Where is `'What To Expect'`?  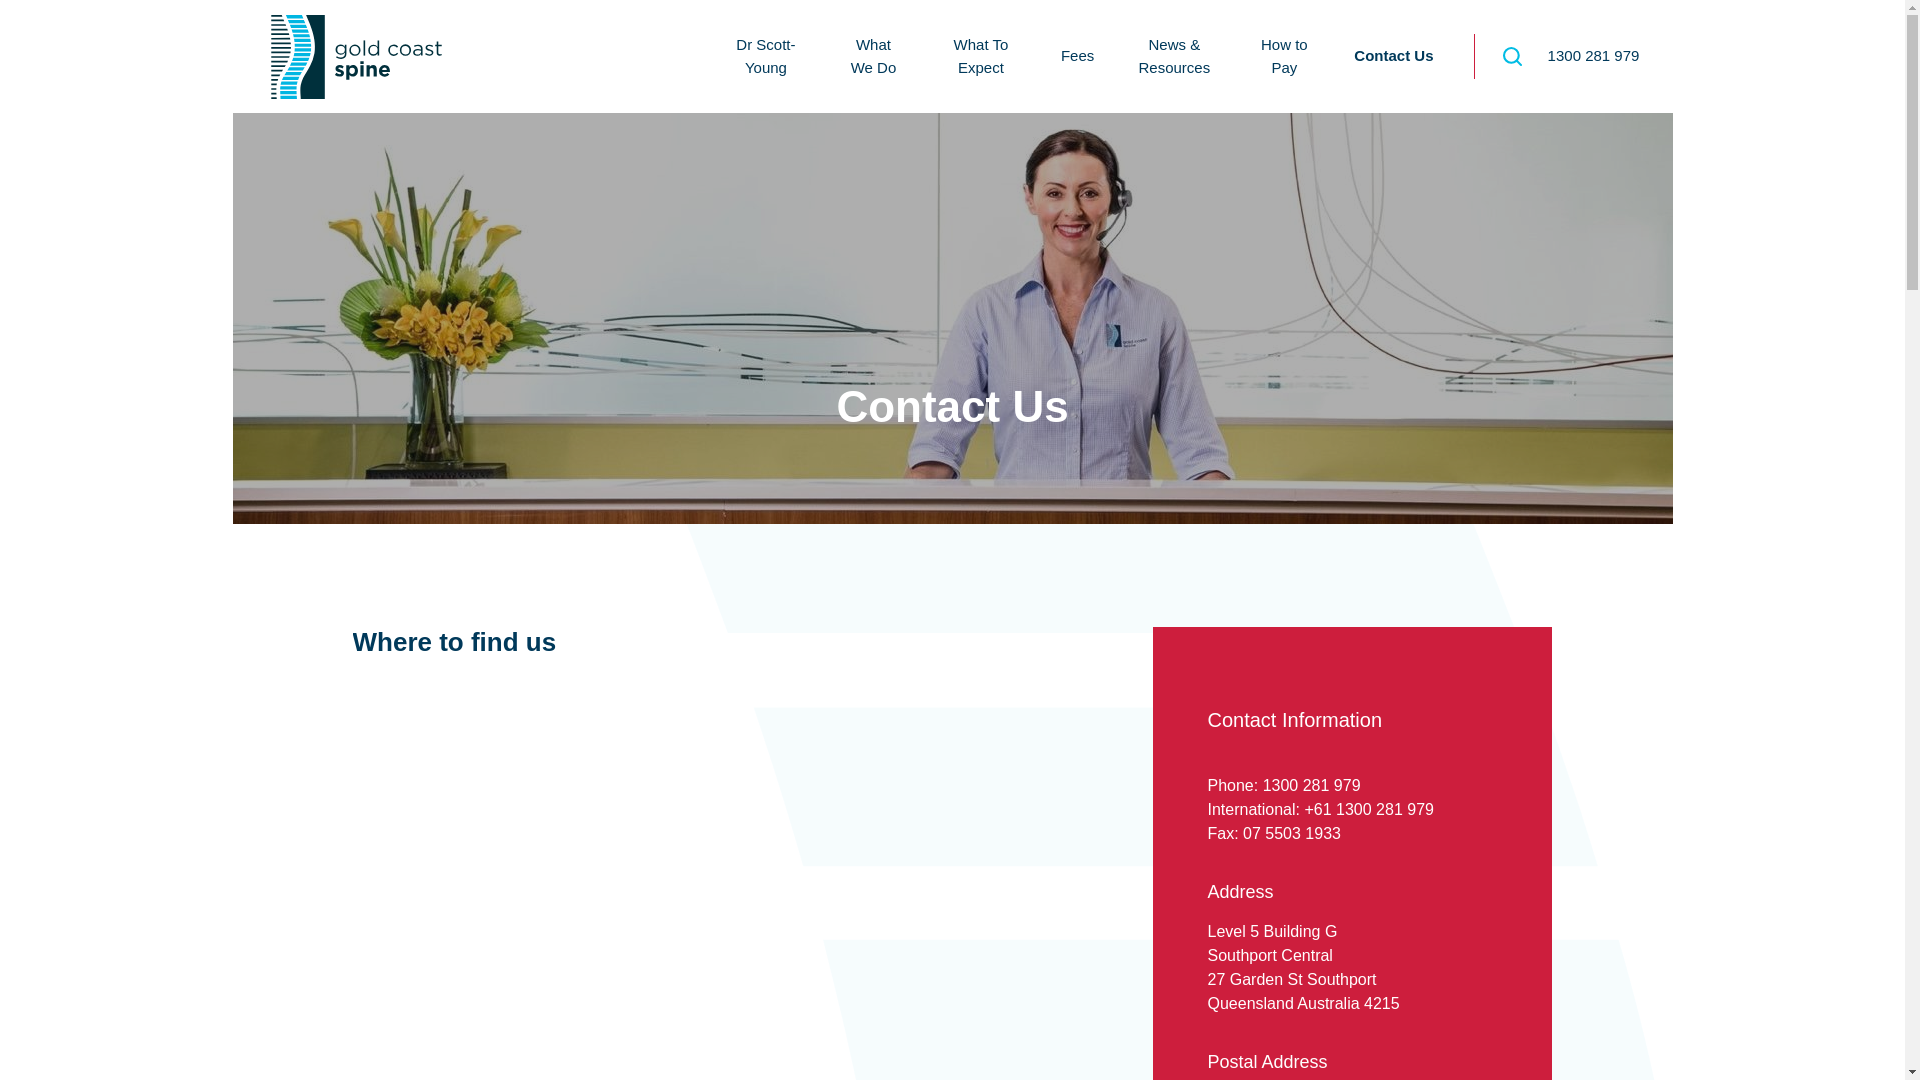
'What To Expect' is located at coordinates (980, 55).